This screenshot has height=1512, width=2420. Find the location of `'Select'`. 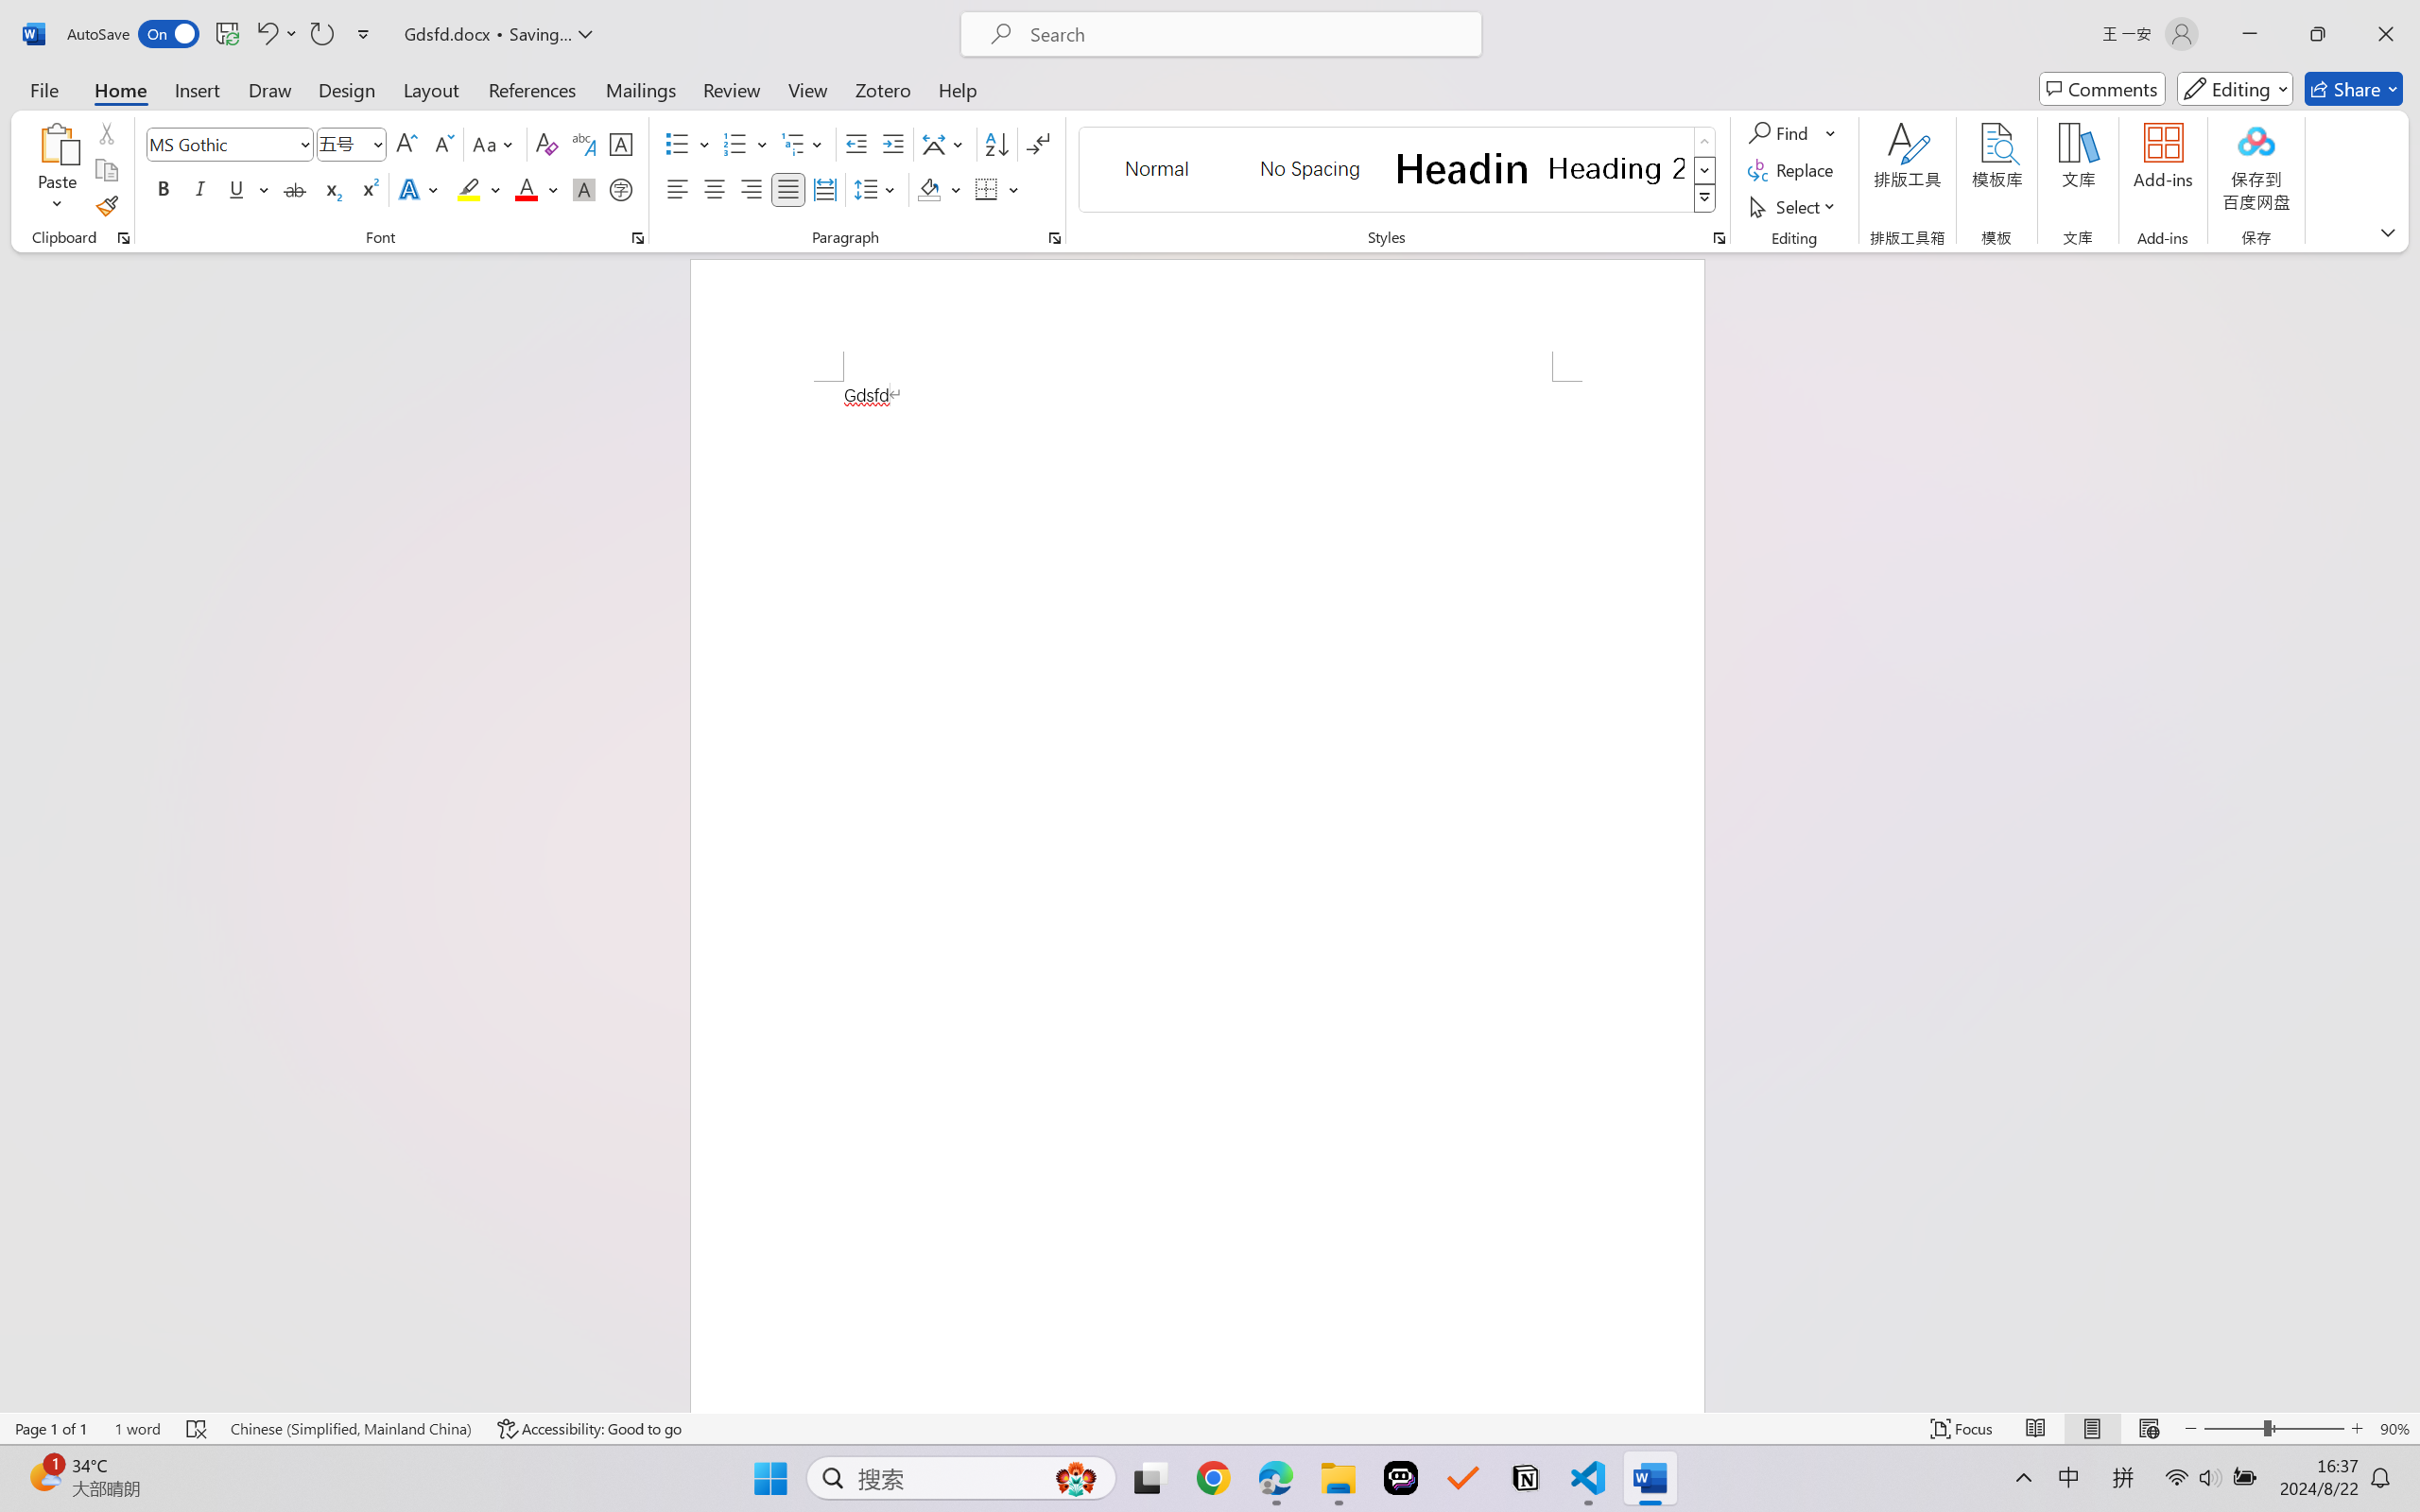

'Select' is located at coordinates (1795, 207).